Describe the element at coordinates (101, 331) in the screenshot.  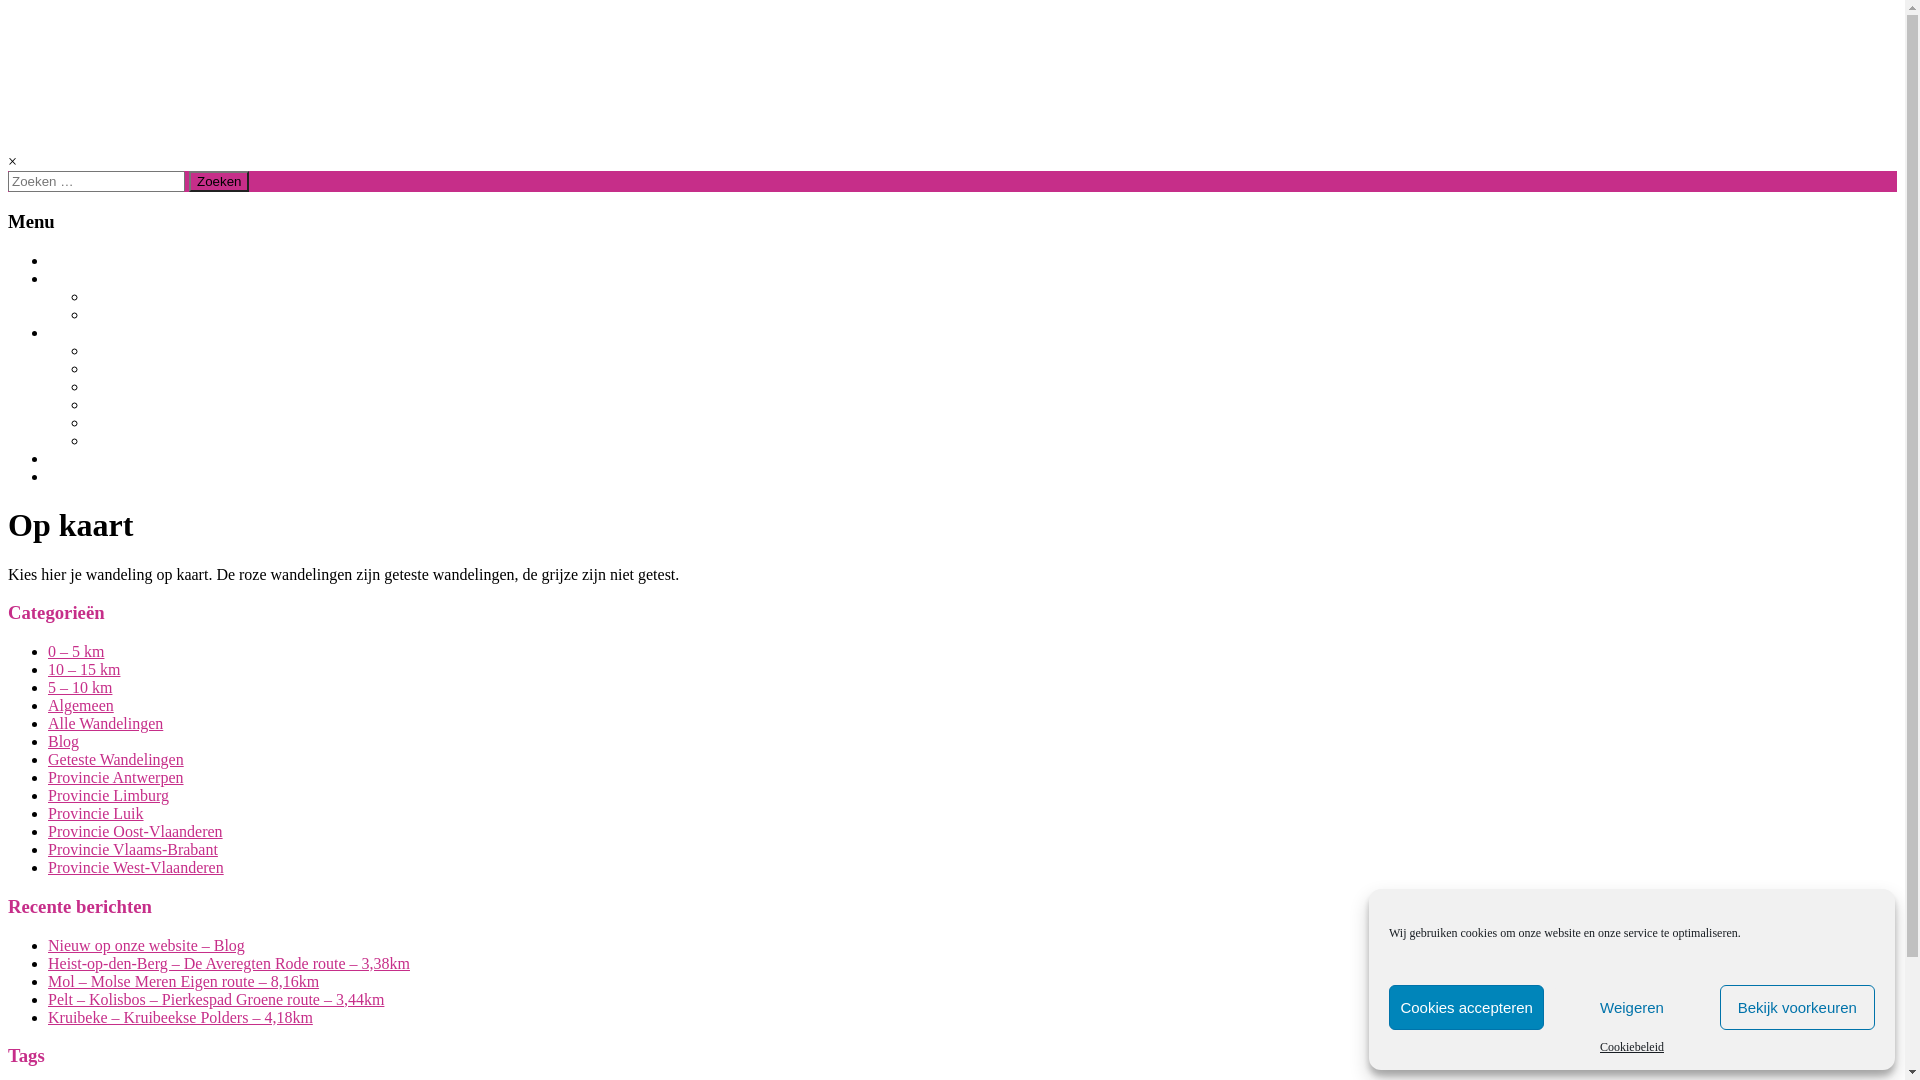
I see `'PER PROVINCIE'` at that location.